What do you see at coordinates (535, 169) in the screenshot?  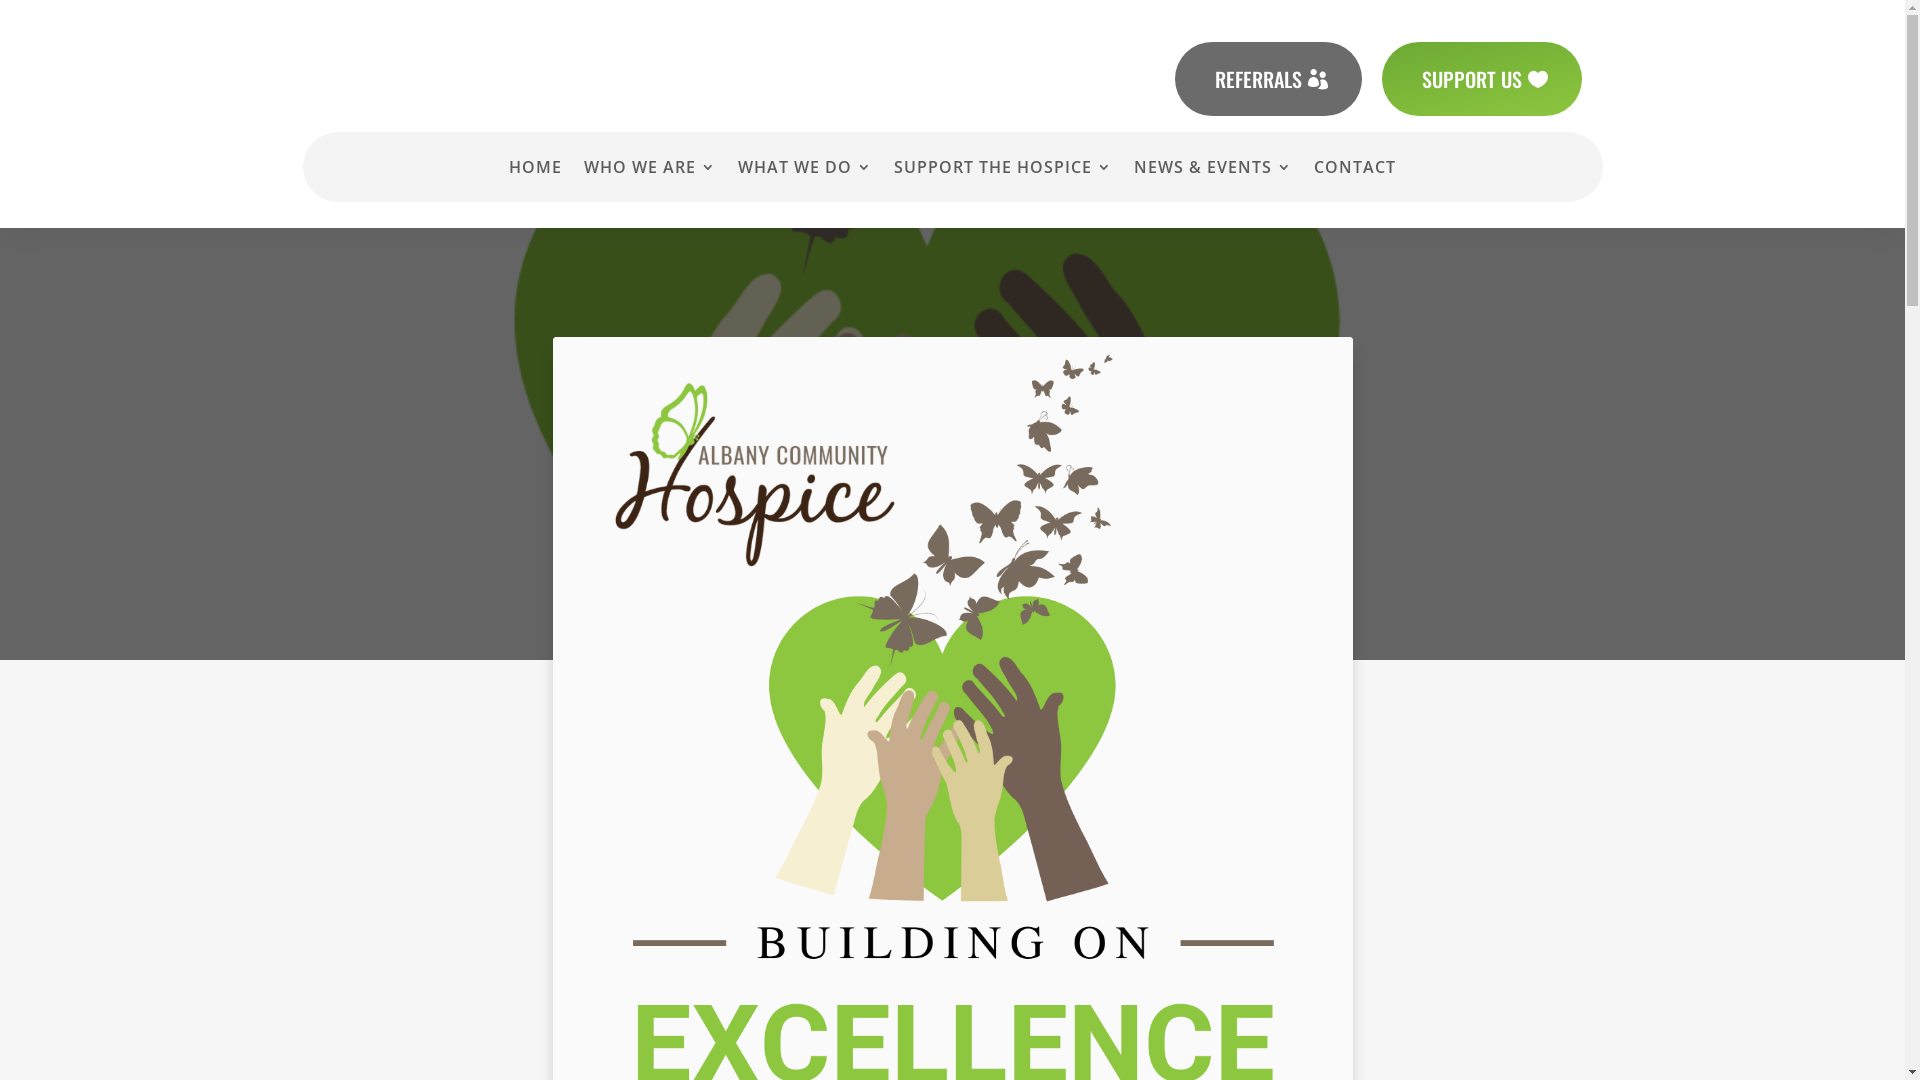 I see `'HOME'` at bounding box center [535, 169].